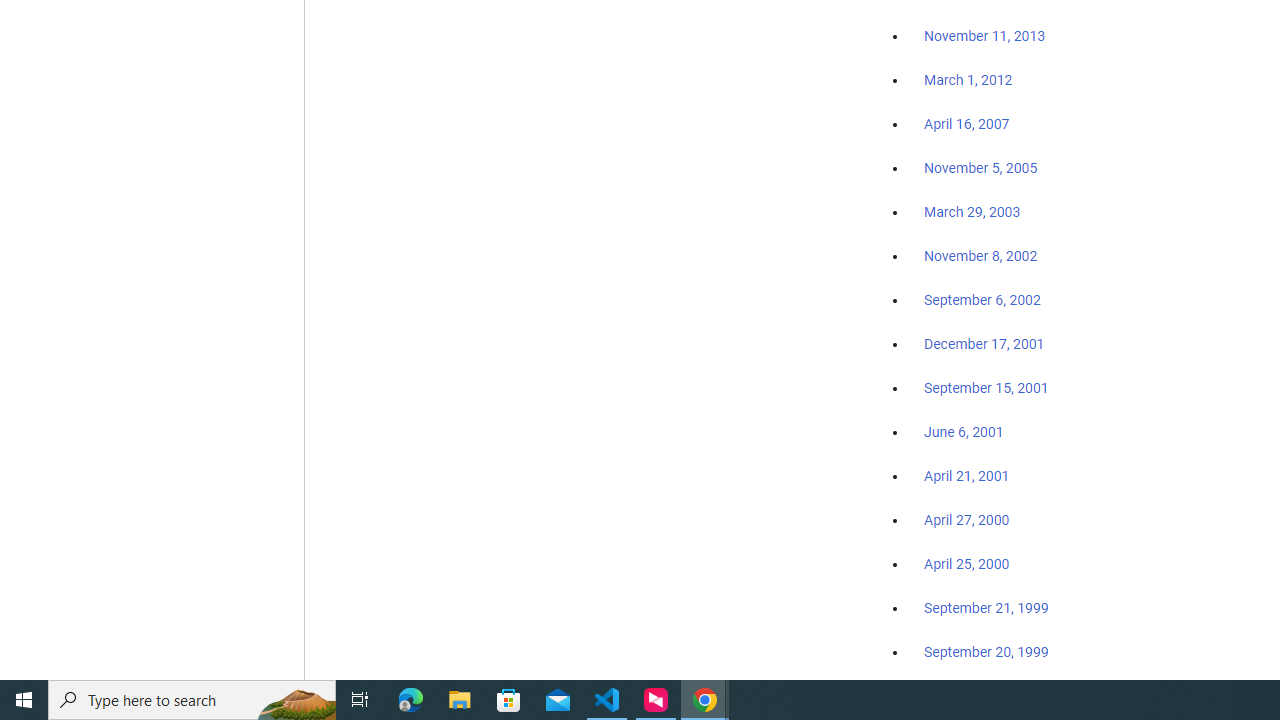 The image size is (1280, 720). I want to click on 'April 25, 2000', so click(967, 564).